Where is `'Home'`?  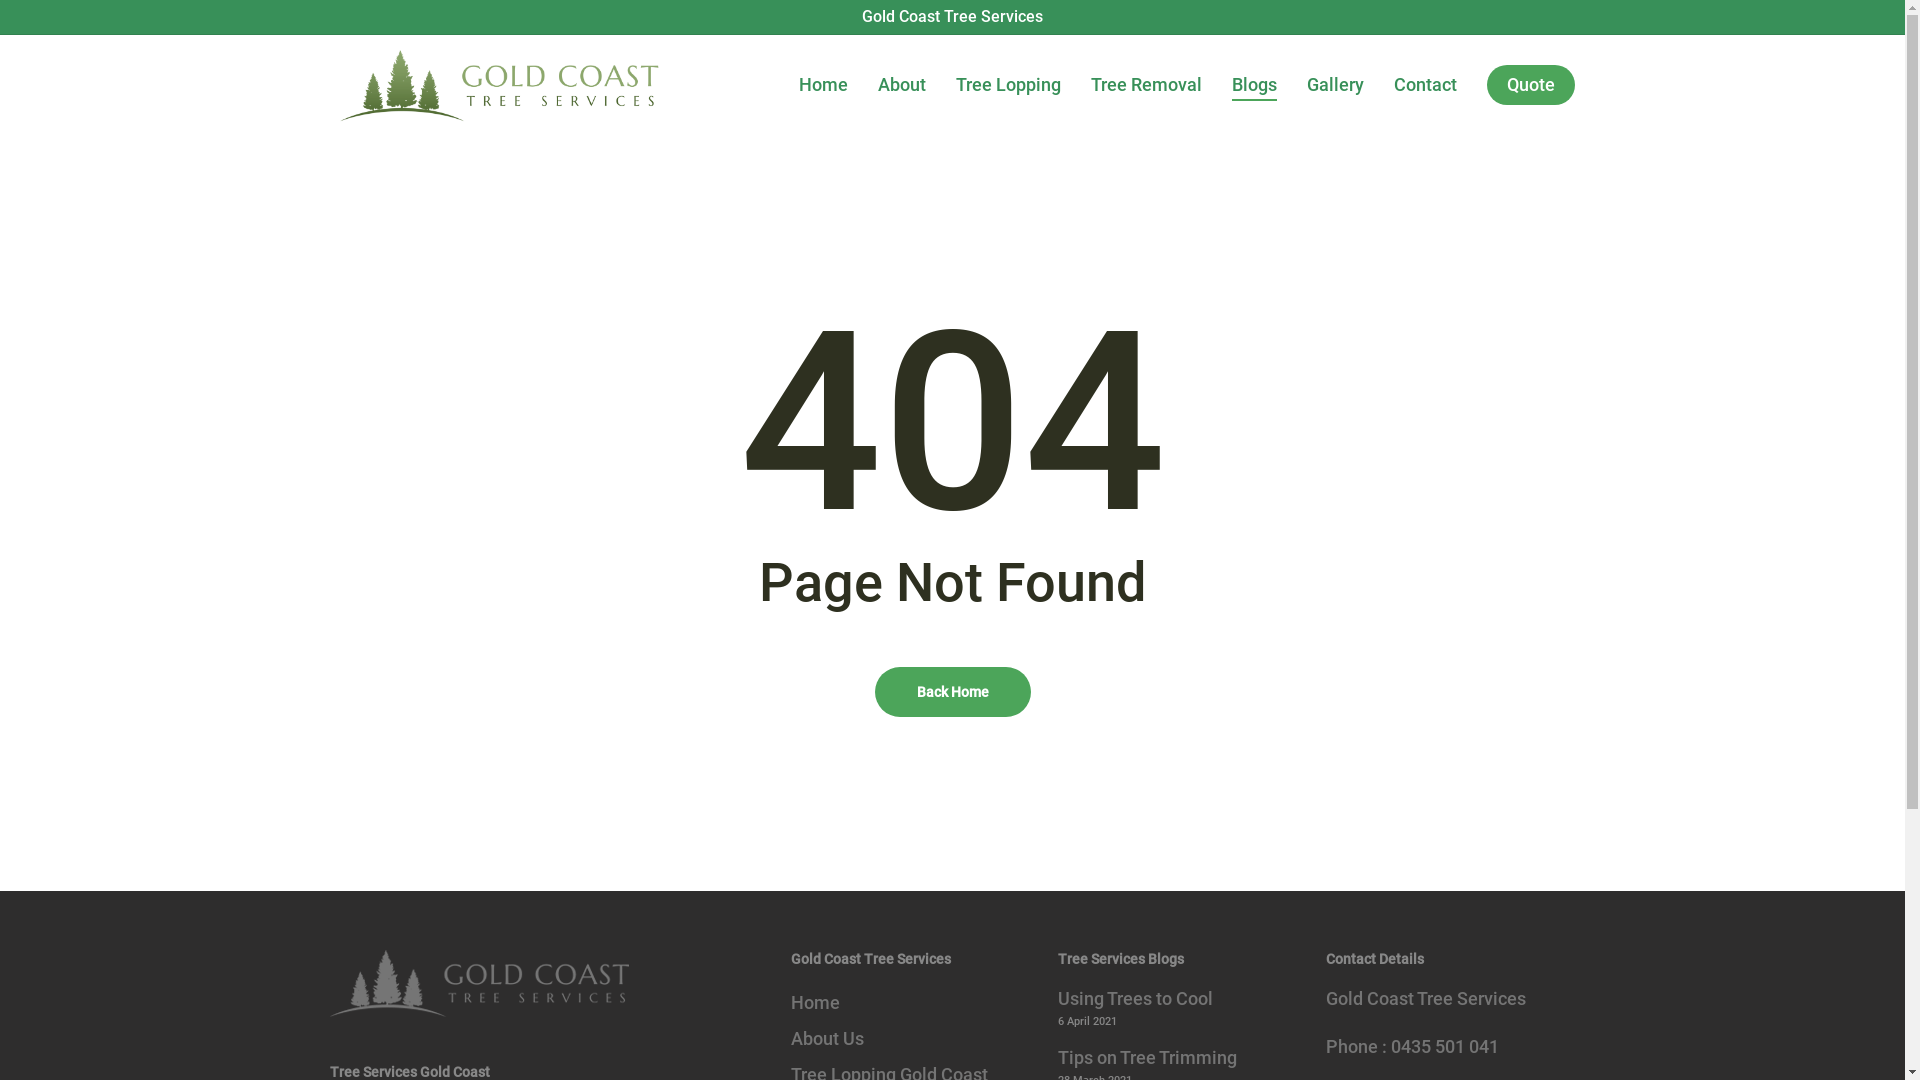 'Home' is located at coordinates (823, 83).